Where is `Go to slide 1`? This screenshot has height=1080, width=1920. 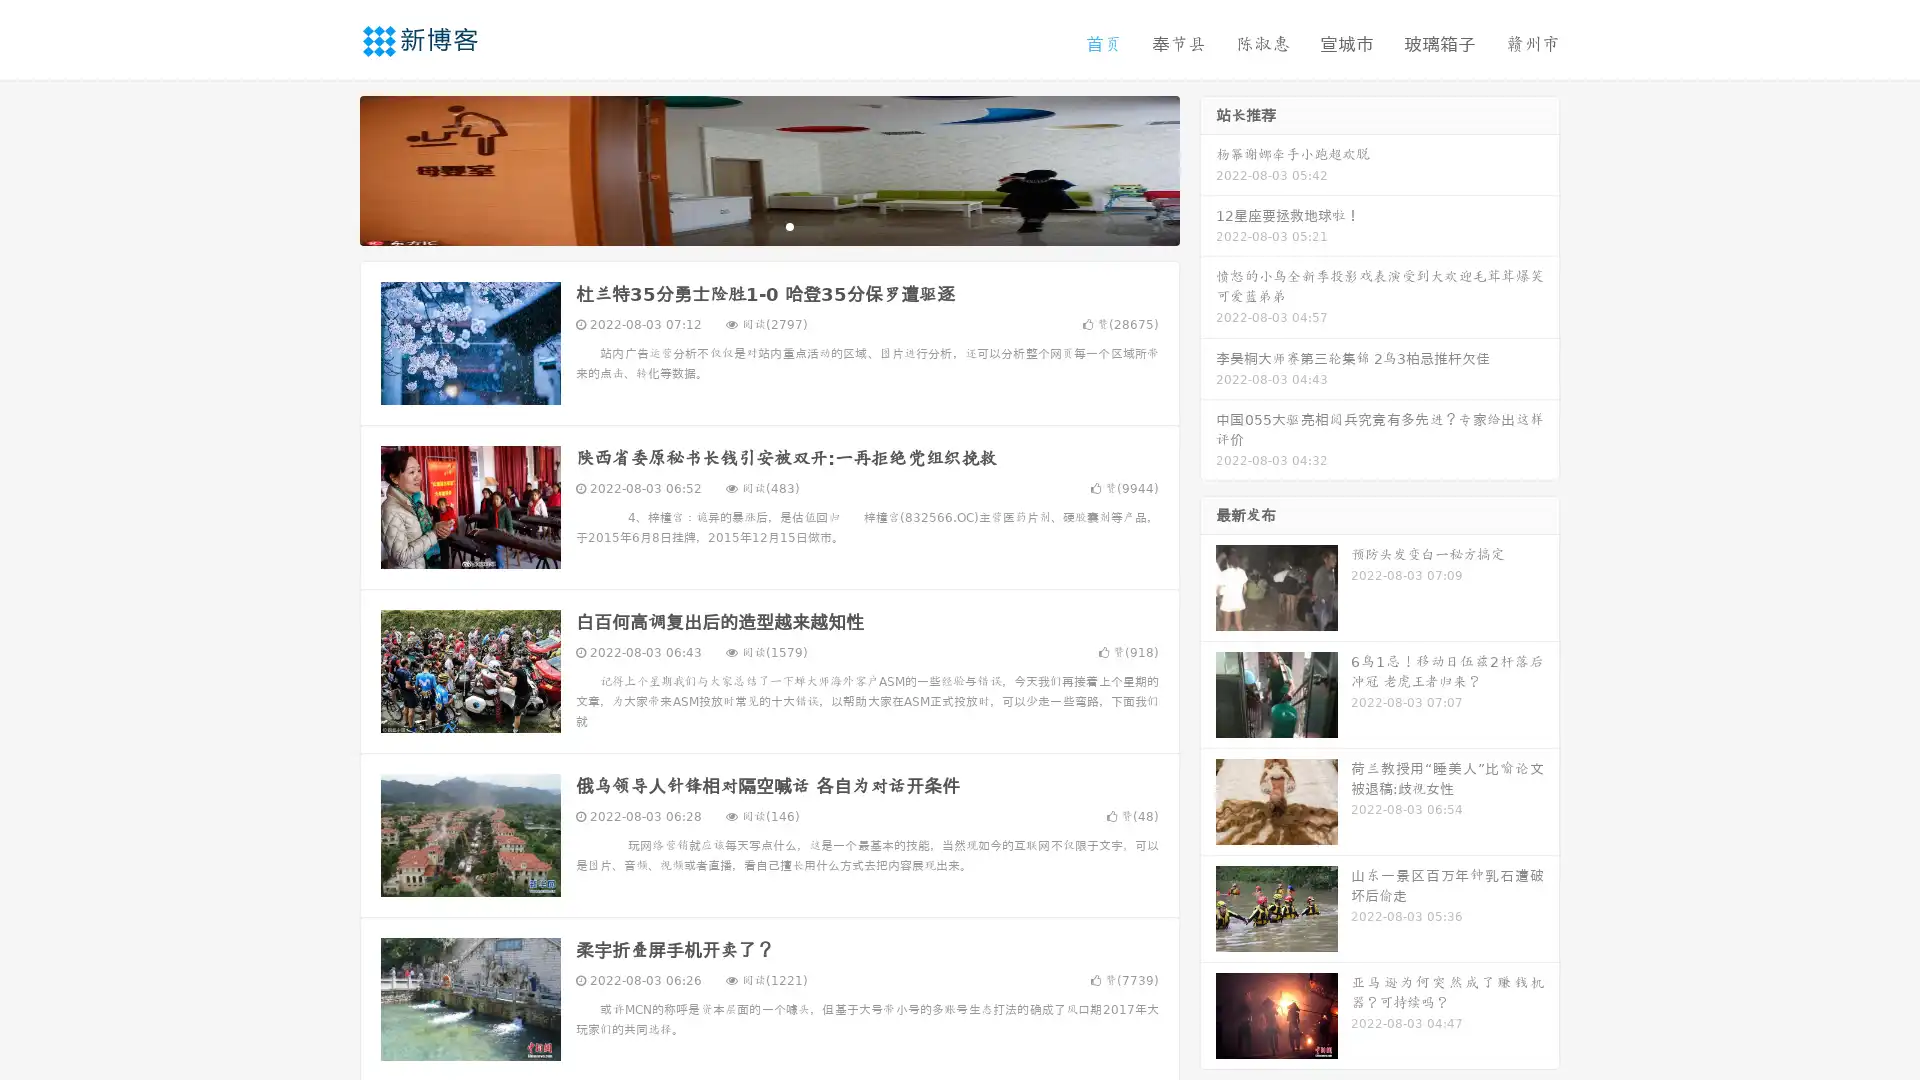 Go to slide 1 is located at coordinates (748, 225).